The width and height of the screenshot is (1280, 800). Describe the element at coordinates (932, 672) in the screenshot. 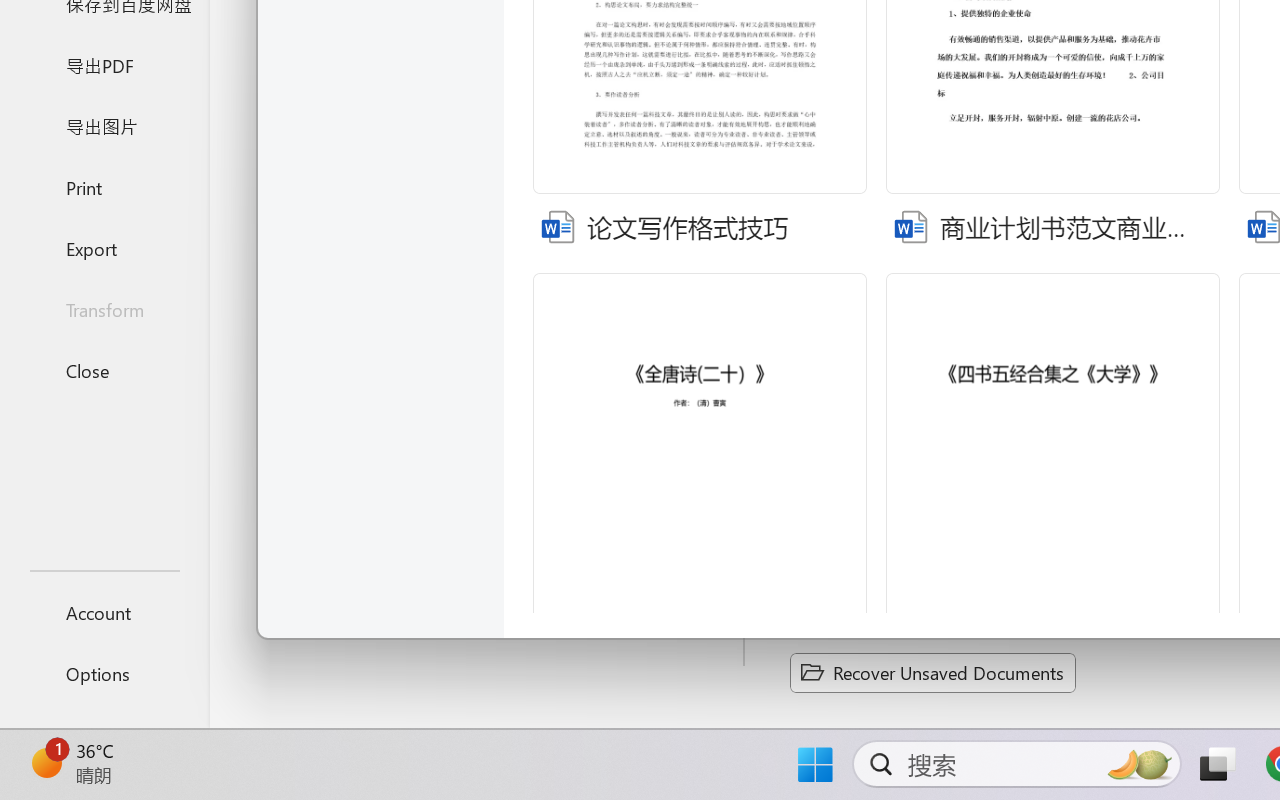

I see `'Recover Unsaved Documents'` at that location.